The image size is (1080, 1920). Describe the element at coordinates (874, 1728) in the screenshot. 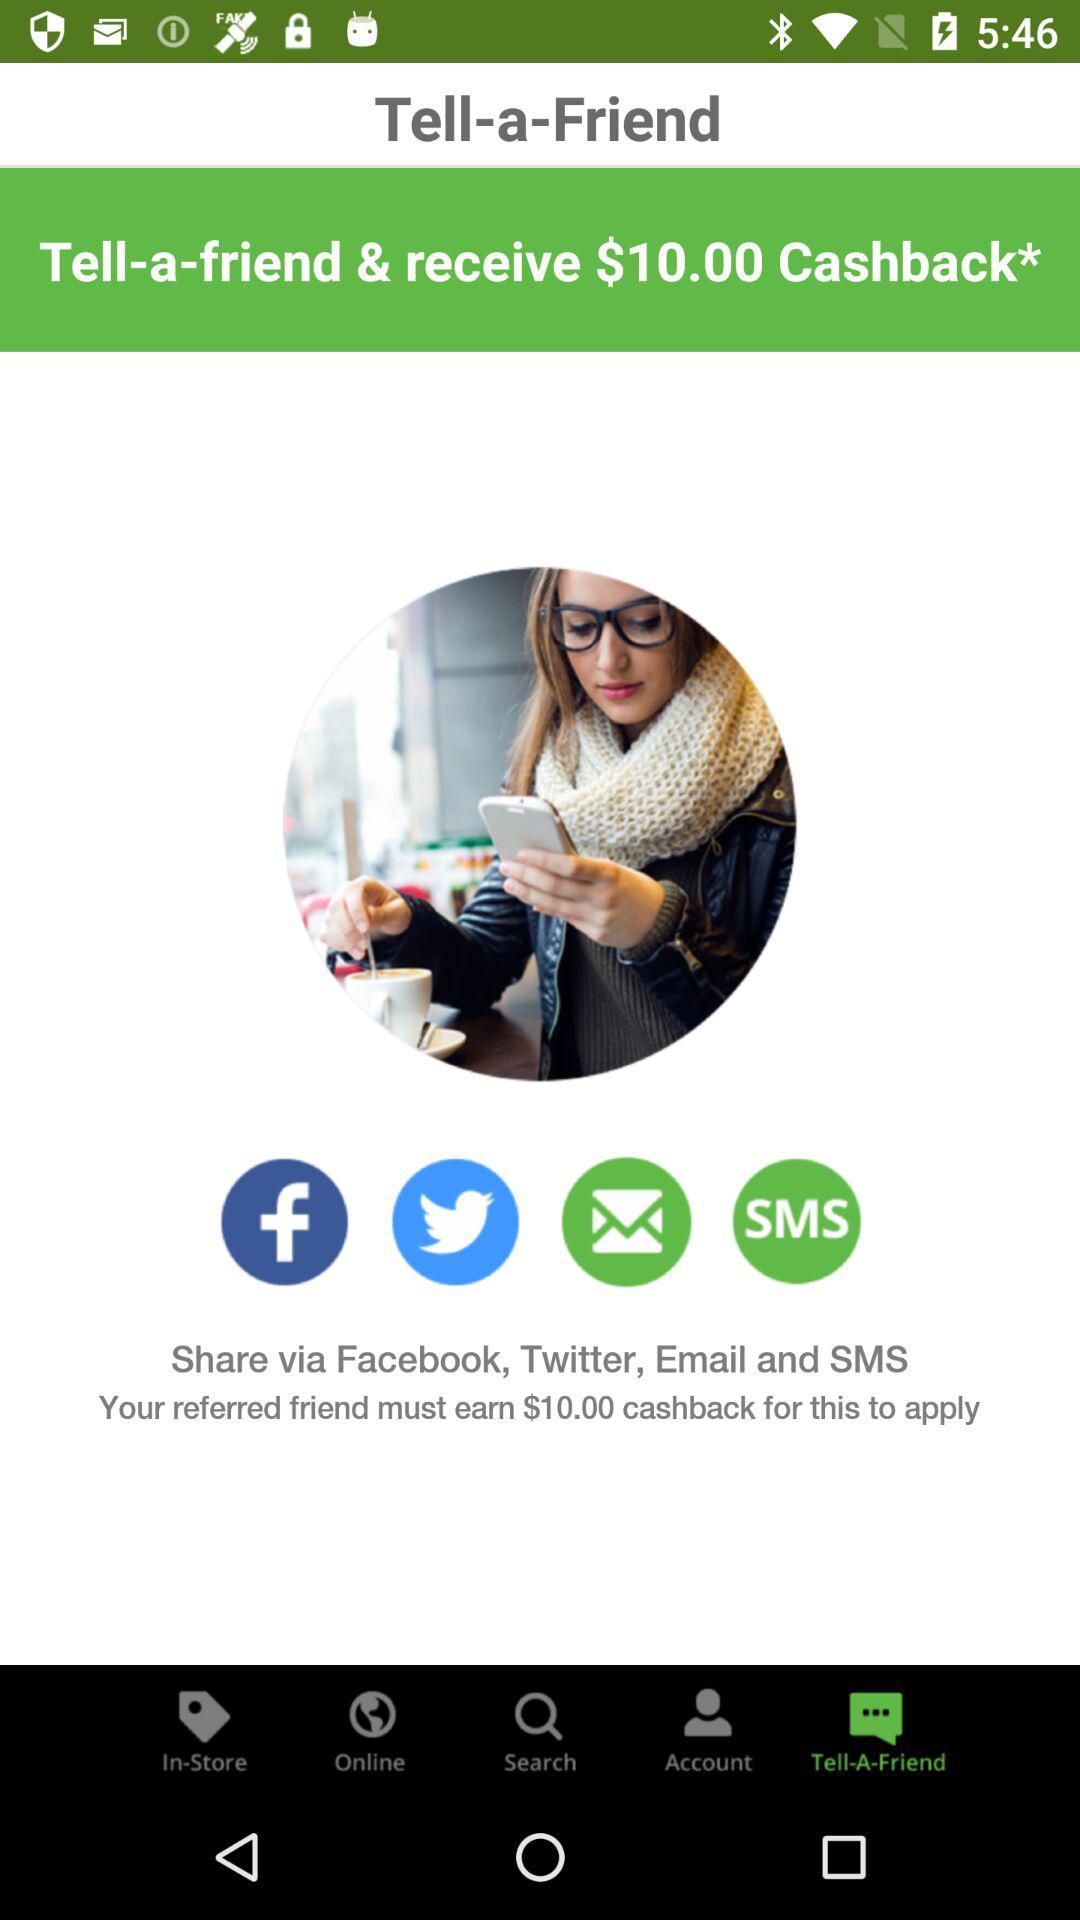

I see `share the app` at that location.